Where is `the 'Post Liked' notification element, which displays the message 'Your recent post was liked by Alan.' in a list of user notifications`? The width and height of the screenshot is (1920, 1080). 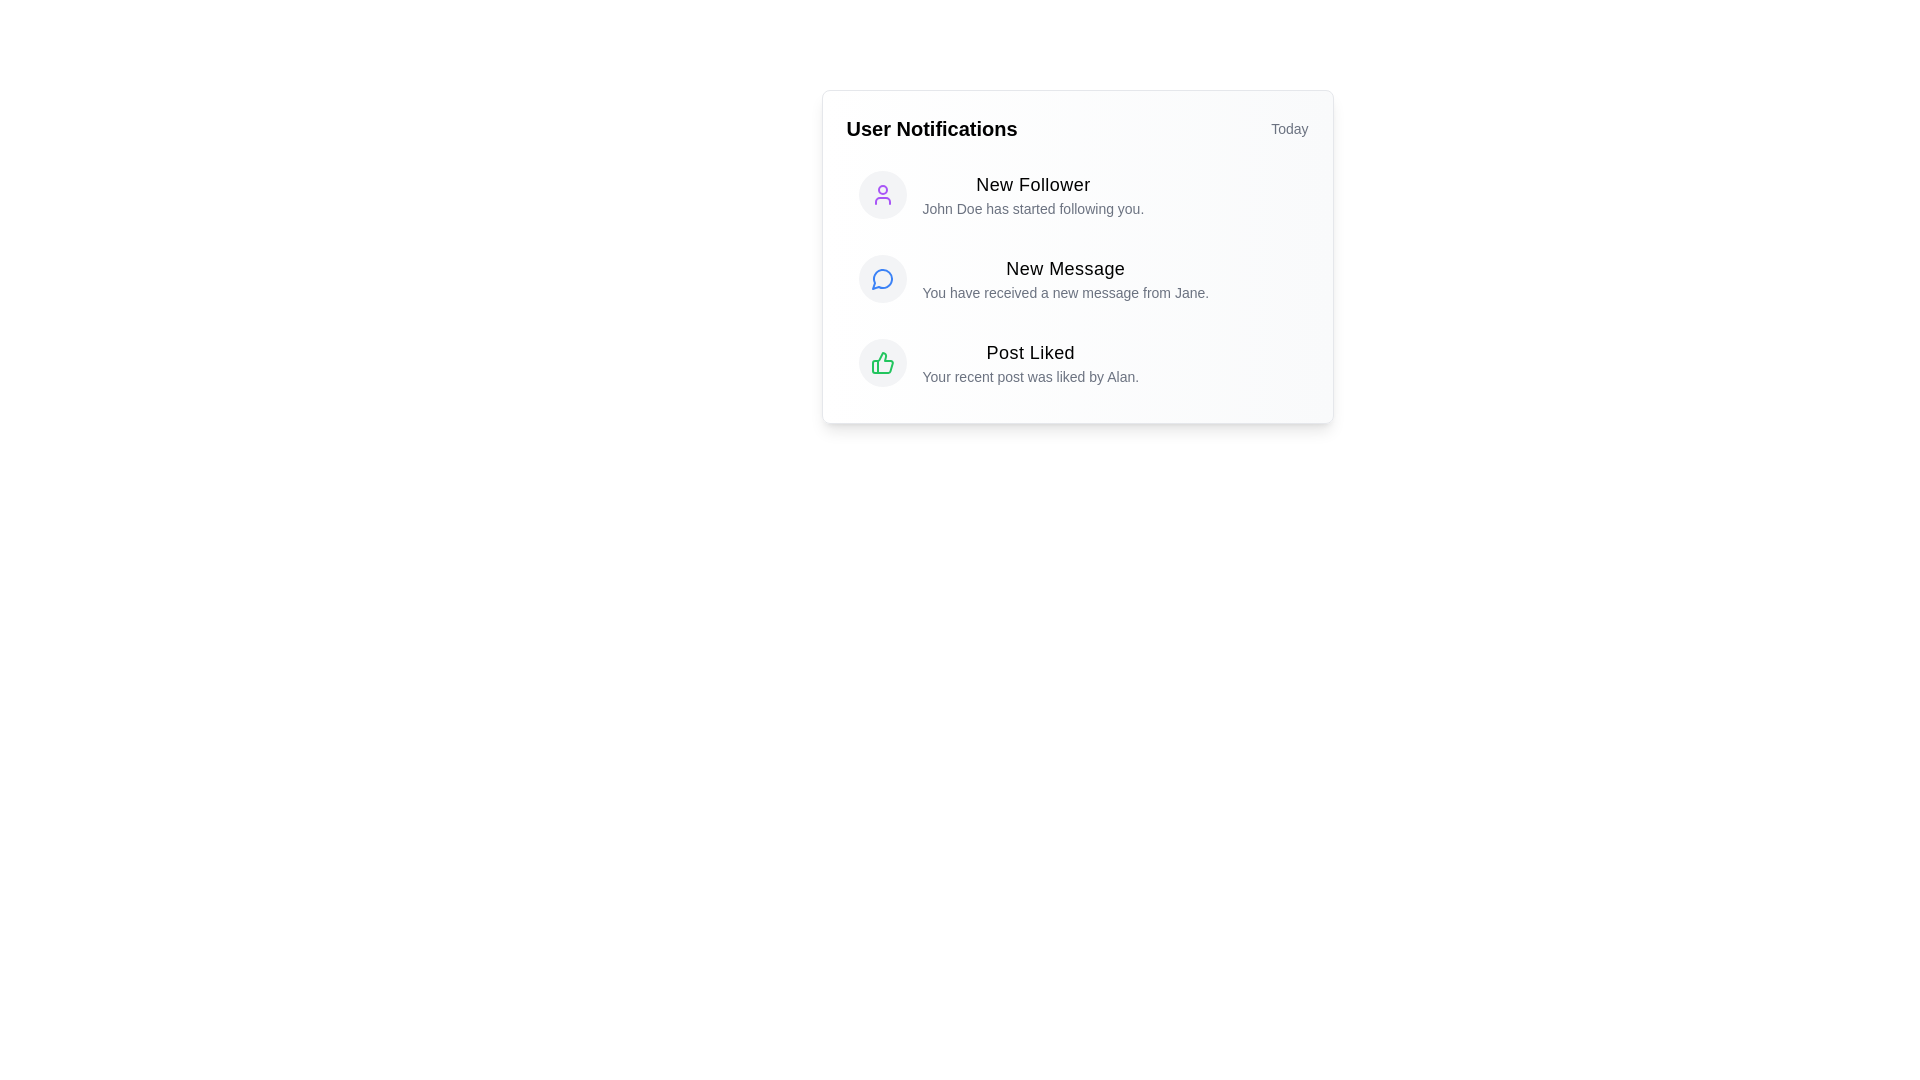 the 'Post Liked' notification element, which displays the message 'Your recent post was liked by Alan.' in a list of user notifications is located at coordinates (1030, 362).